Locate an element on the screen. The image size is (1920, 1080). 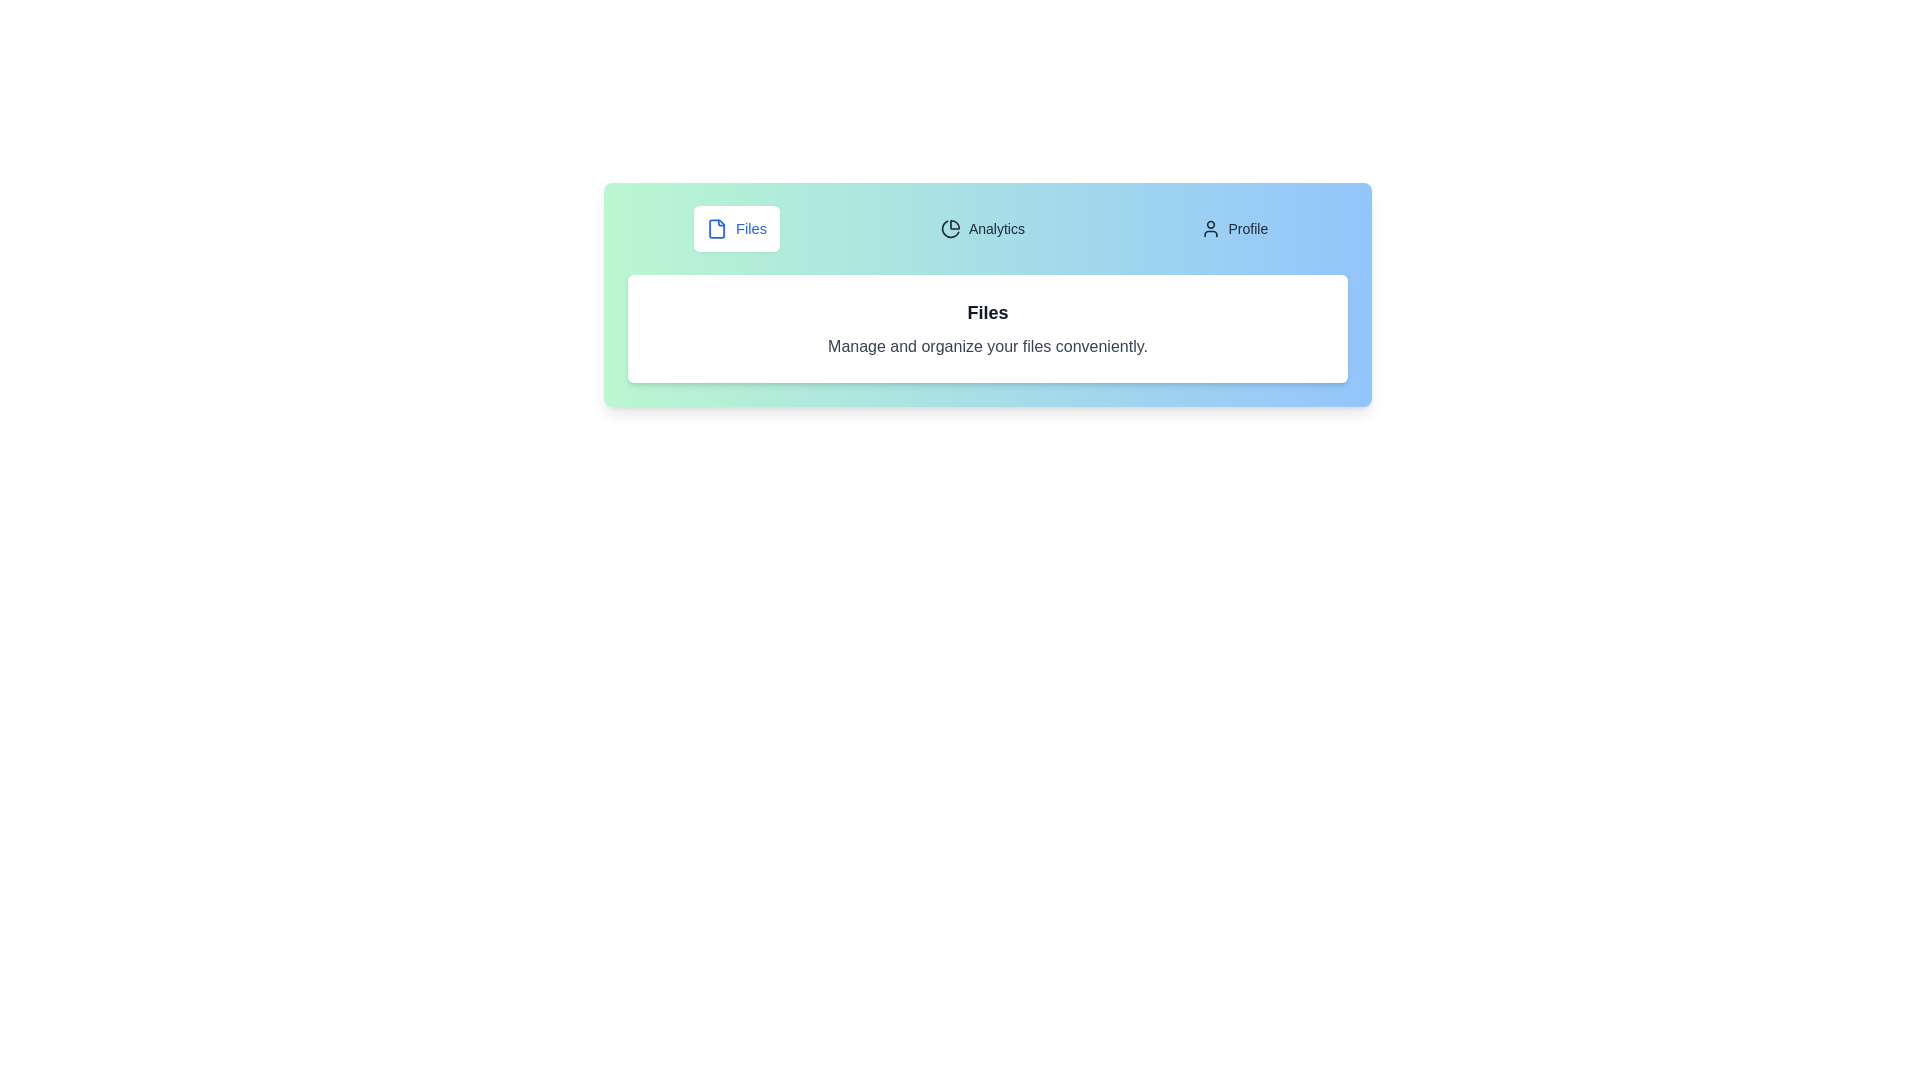
the button labeled Files is located at coordinates (735, 227).